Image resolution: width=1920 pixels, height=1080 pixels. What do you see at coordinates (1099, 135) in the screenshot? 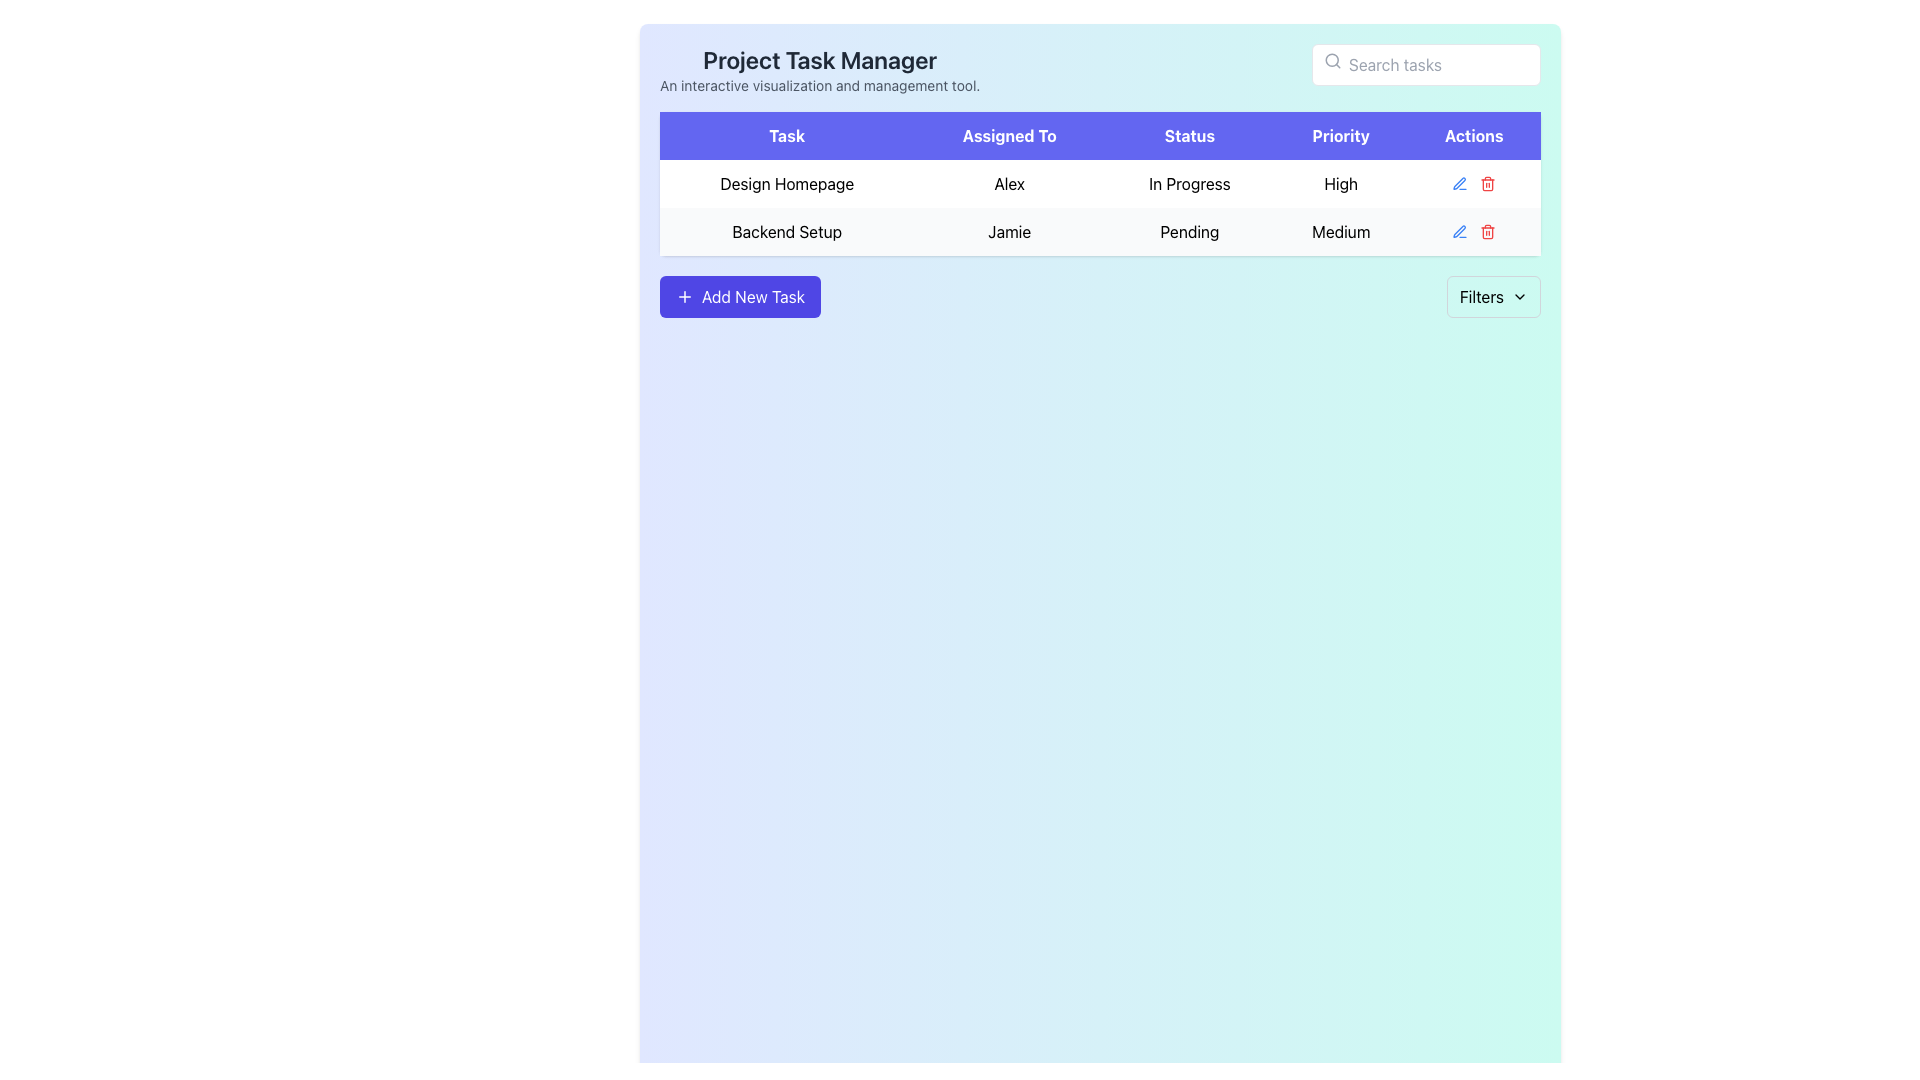
I see `the Table Header Row element that has an indigo-blue background and contains labels like 'Task', 'Assigned To', 'Status', 'Priority', 'Actions' by tabbing to it` at bounding box center [1099, 135].